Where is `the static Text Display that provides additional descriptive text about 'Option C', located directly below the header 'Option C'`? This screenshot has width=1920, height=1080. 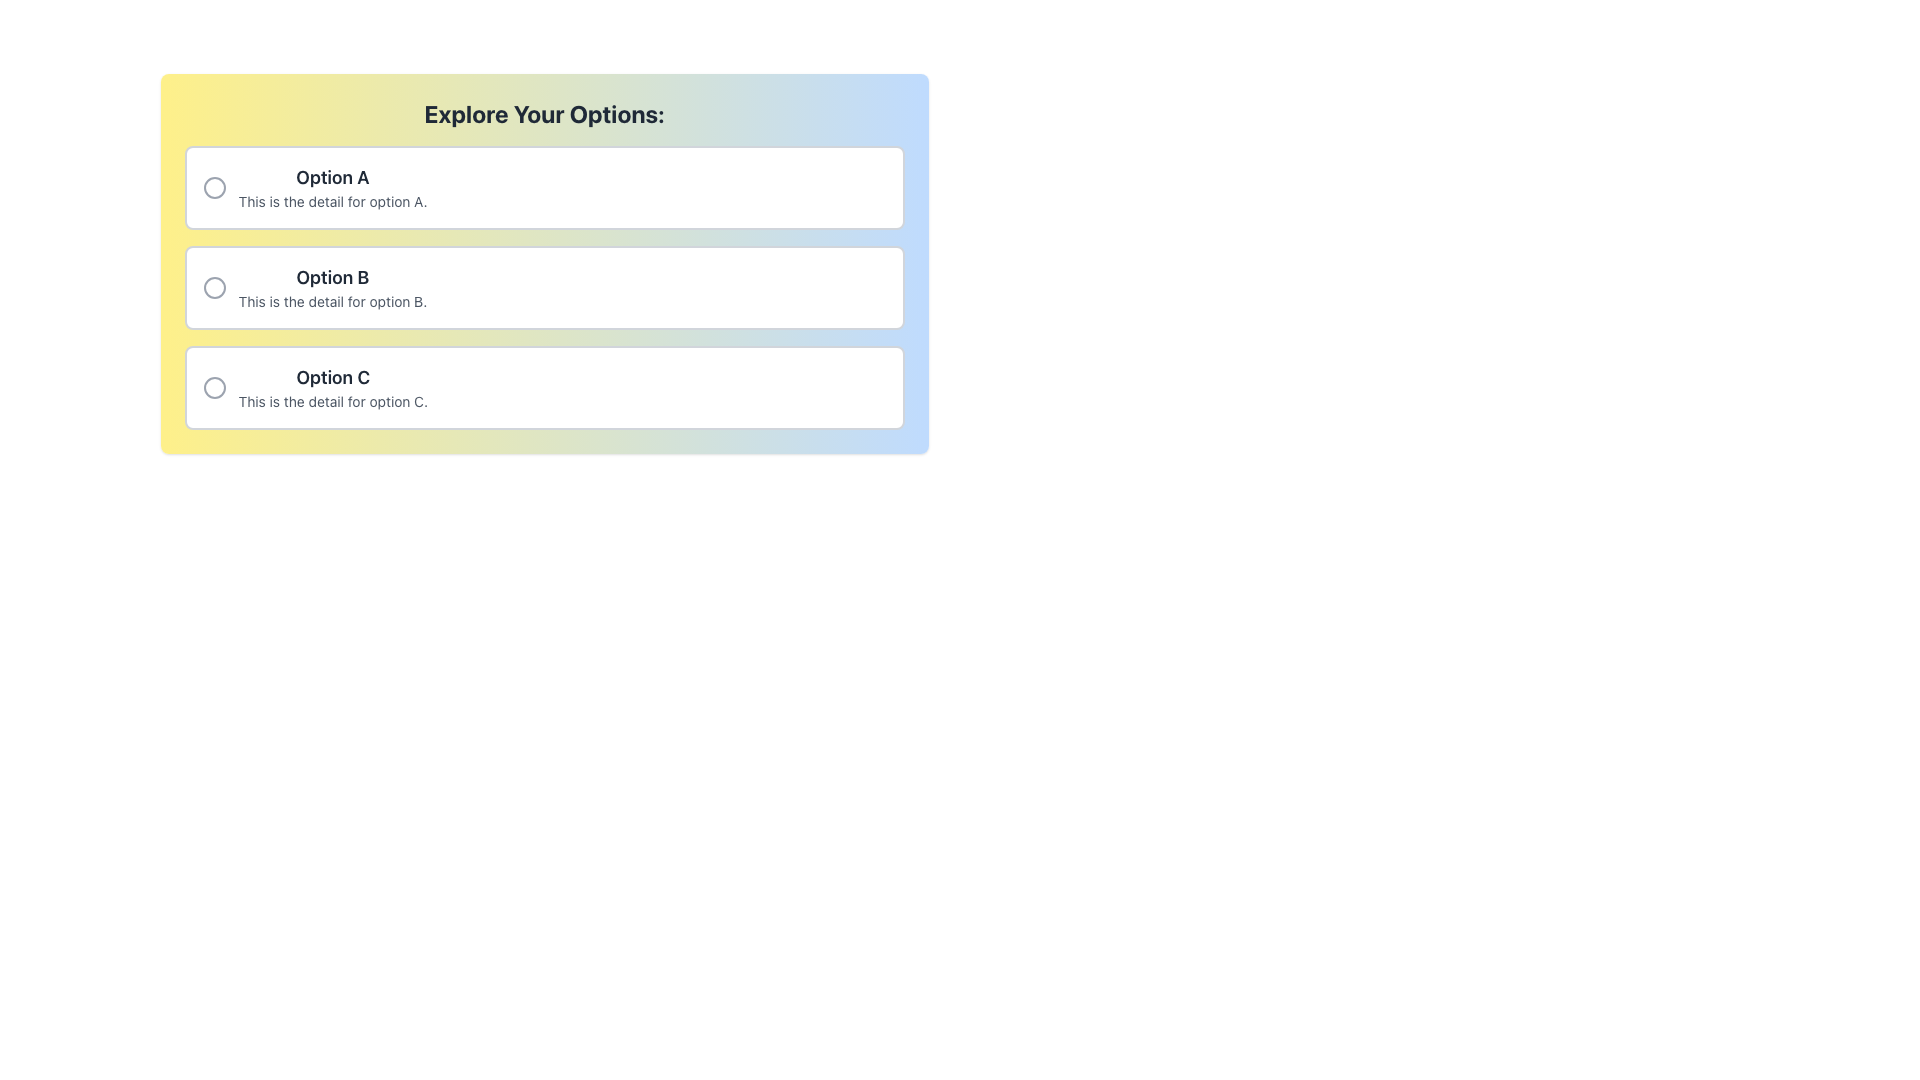
the static Text Display that provides additional descriptive text about 'Option C', located directly below the header 'Option C' is located at coordinates (333, 401).